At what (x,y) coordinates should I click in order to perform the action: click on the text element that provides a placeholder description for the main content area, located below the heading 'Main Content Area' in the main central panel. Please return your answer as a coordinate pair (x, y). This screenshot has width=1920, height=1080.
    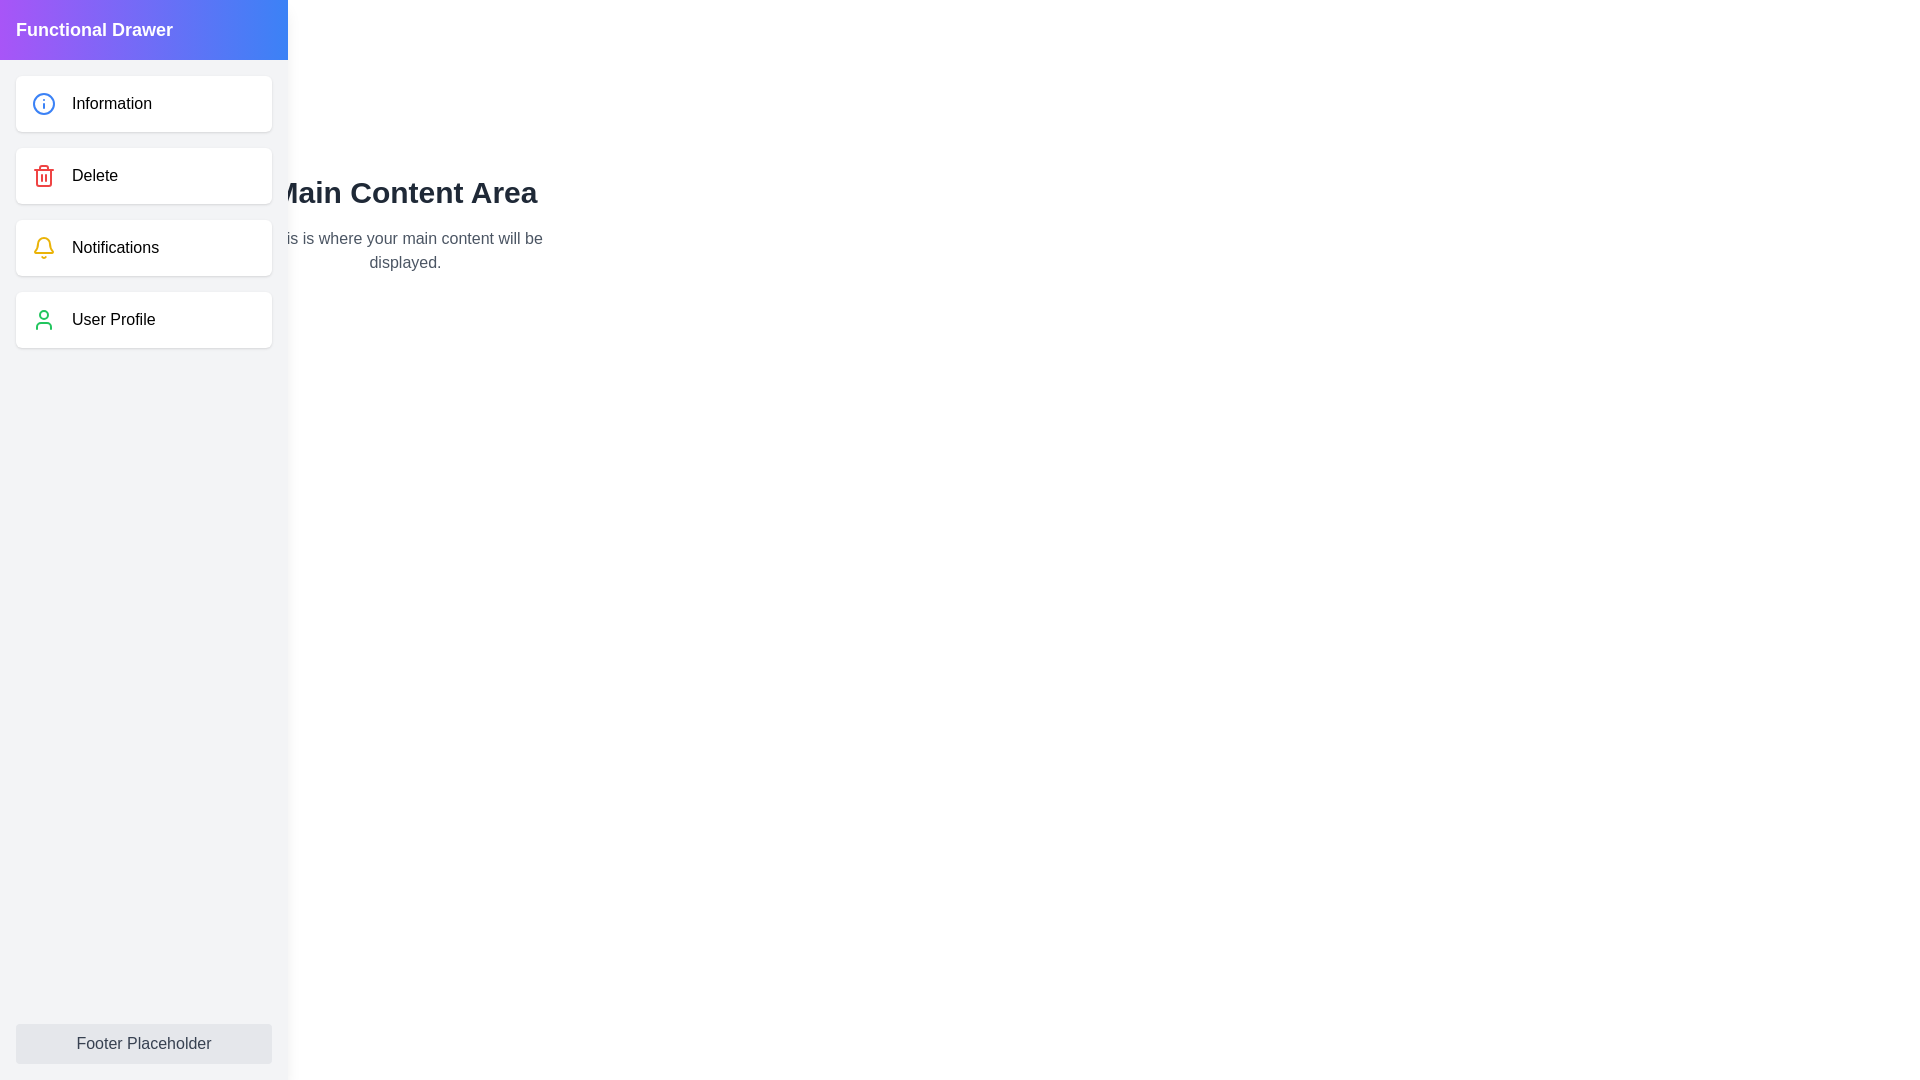
    Looking at the image, I should click on (404, 249).